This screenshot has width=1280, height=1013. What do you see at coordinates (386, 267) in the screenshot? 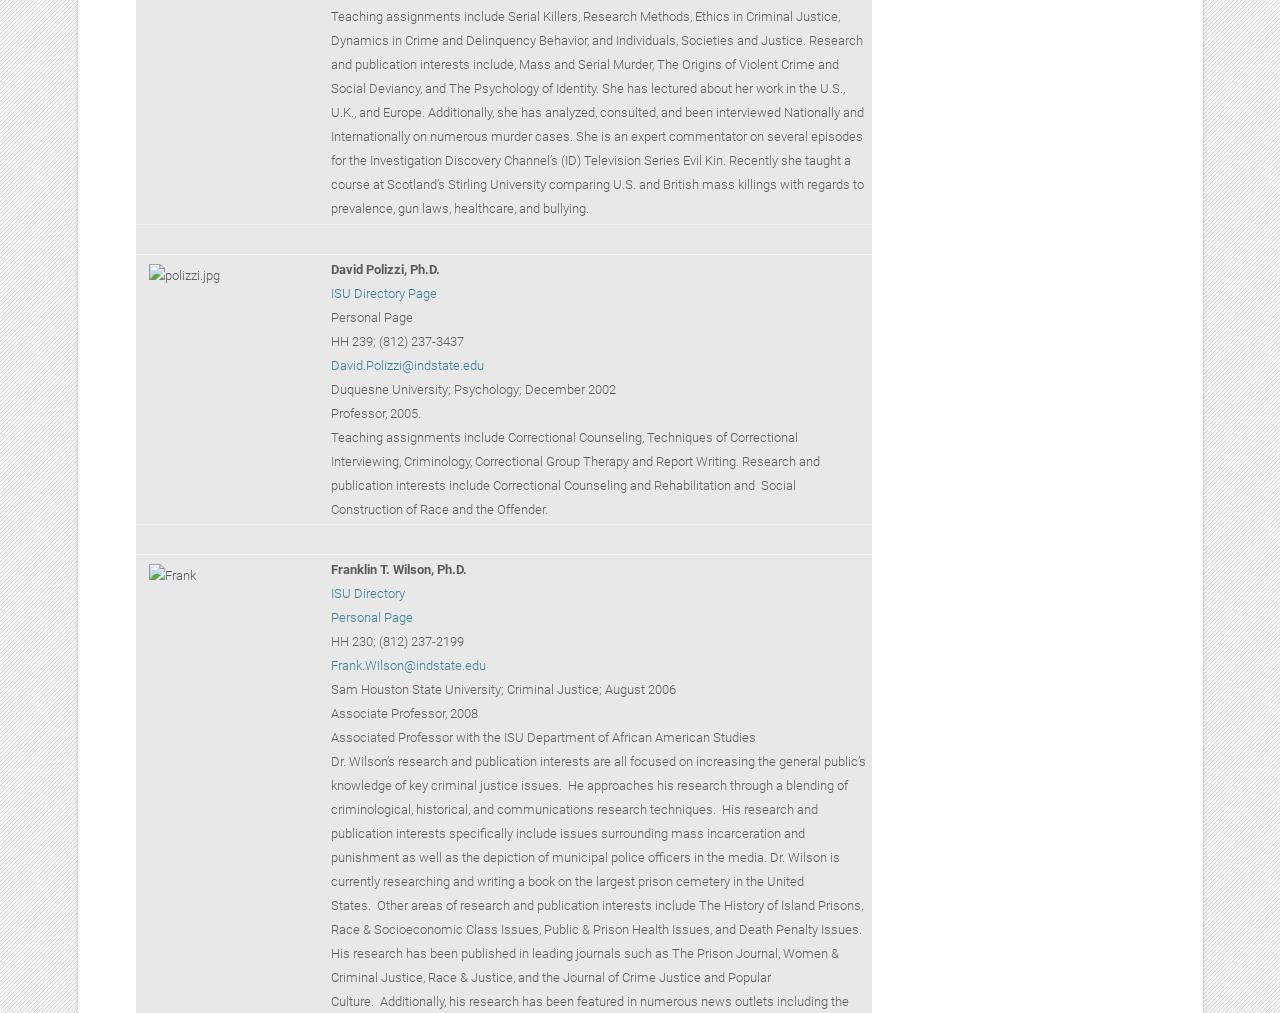
I see `'David Polizzi, Ph.D.'` at bounding box center [386, 267].